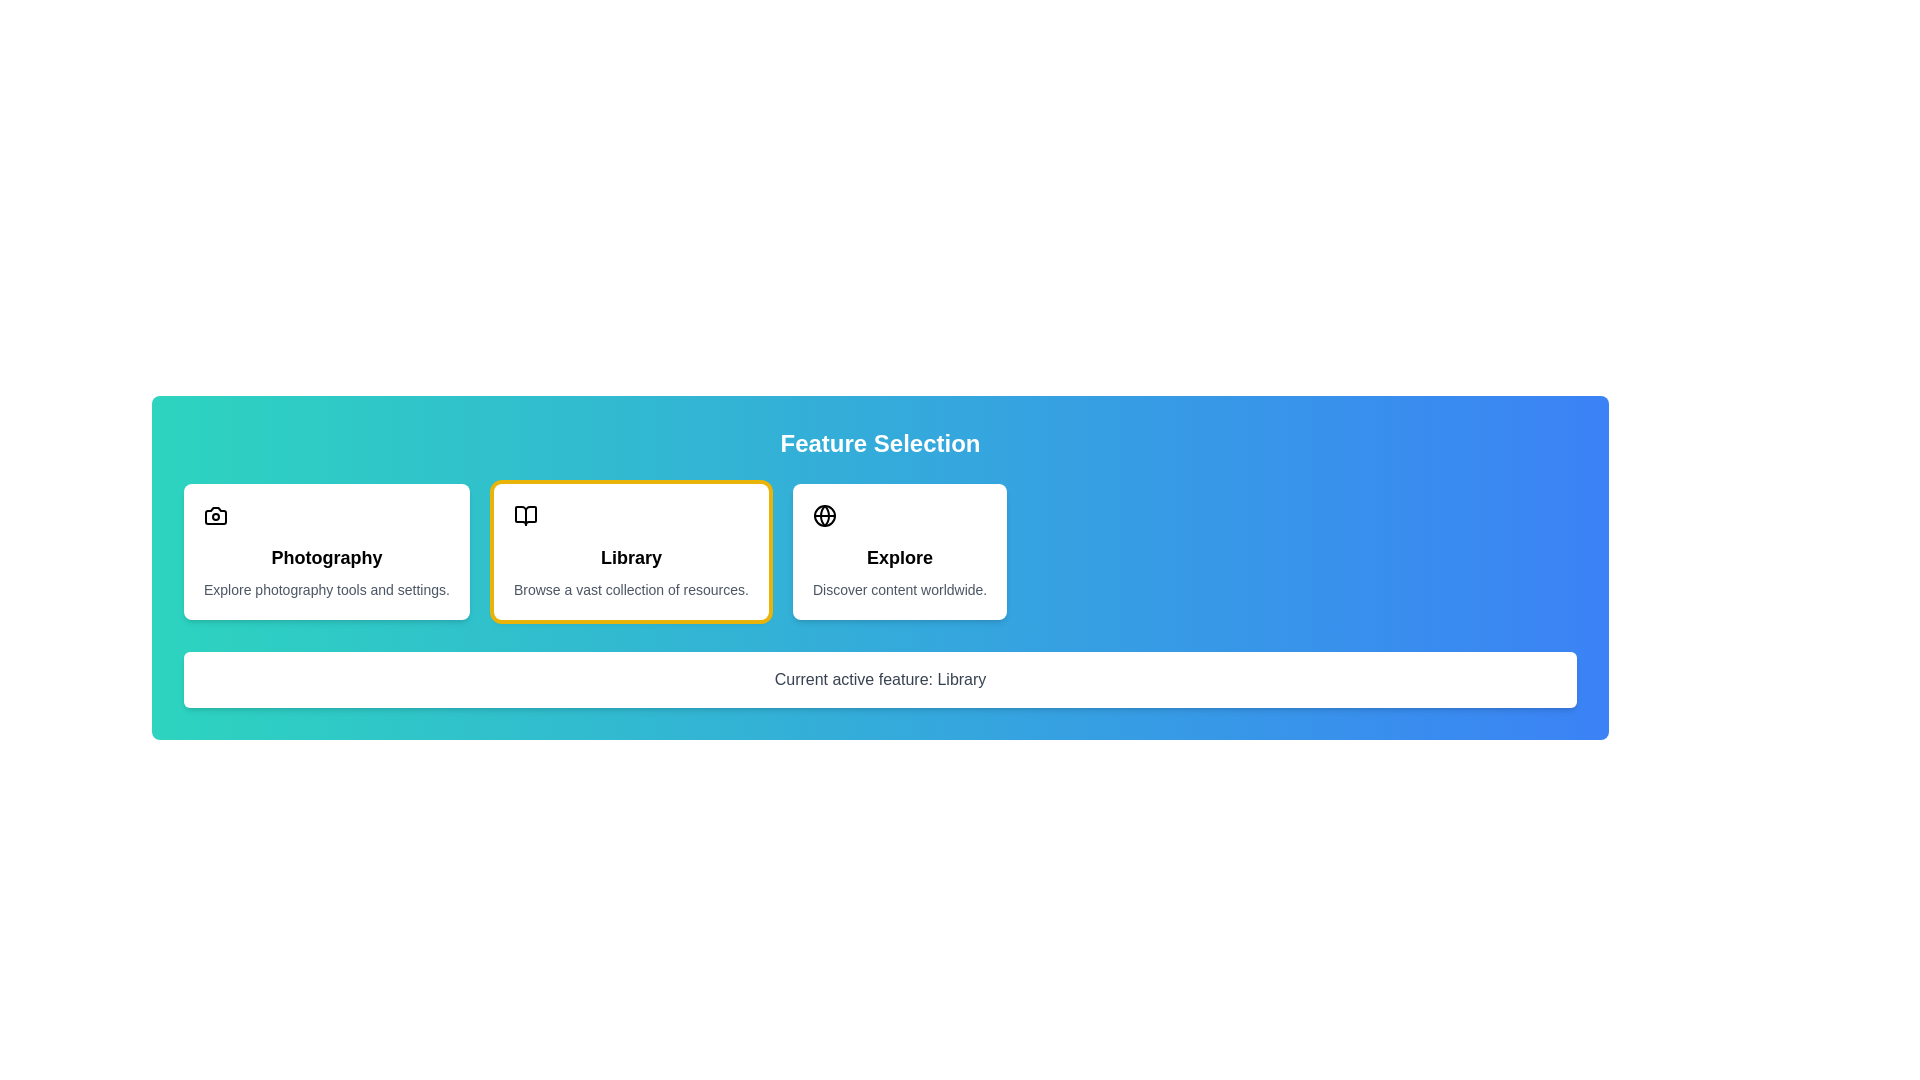 Image resolution: width=1920 pixels, height=1080 pixels. What do you see at coordinates (525, 515) in the screenshot?
I see `the open book icon located at the top-left corner of the 'Library' card as a visual identifier` at bounding box center [525, 515].